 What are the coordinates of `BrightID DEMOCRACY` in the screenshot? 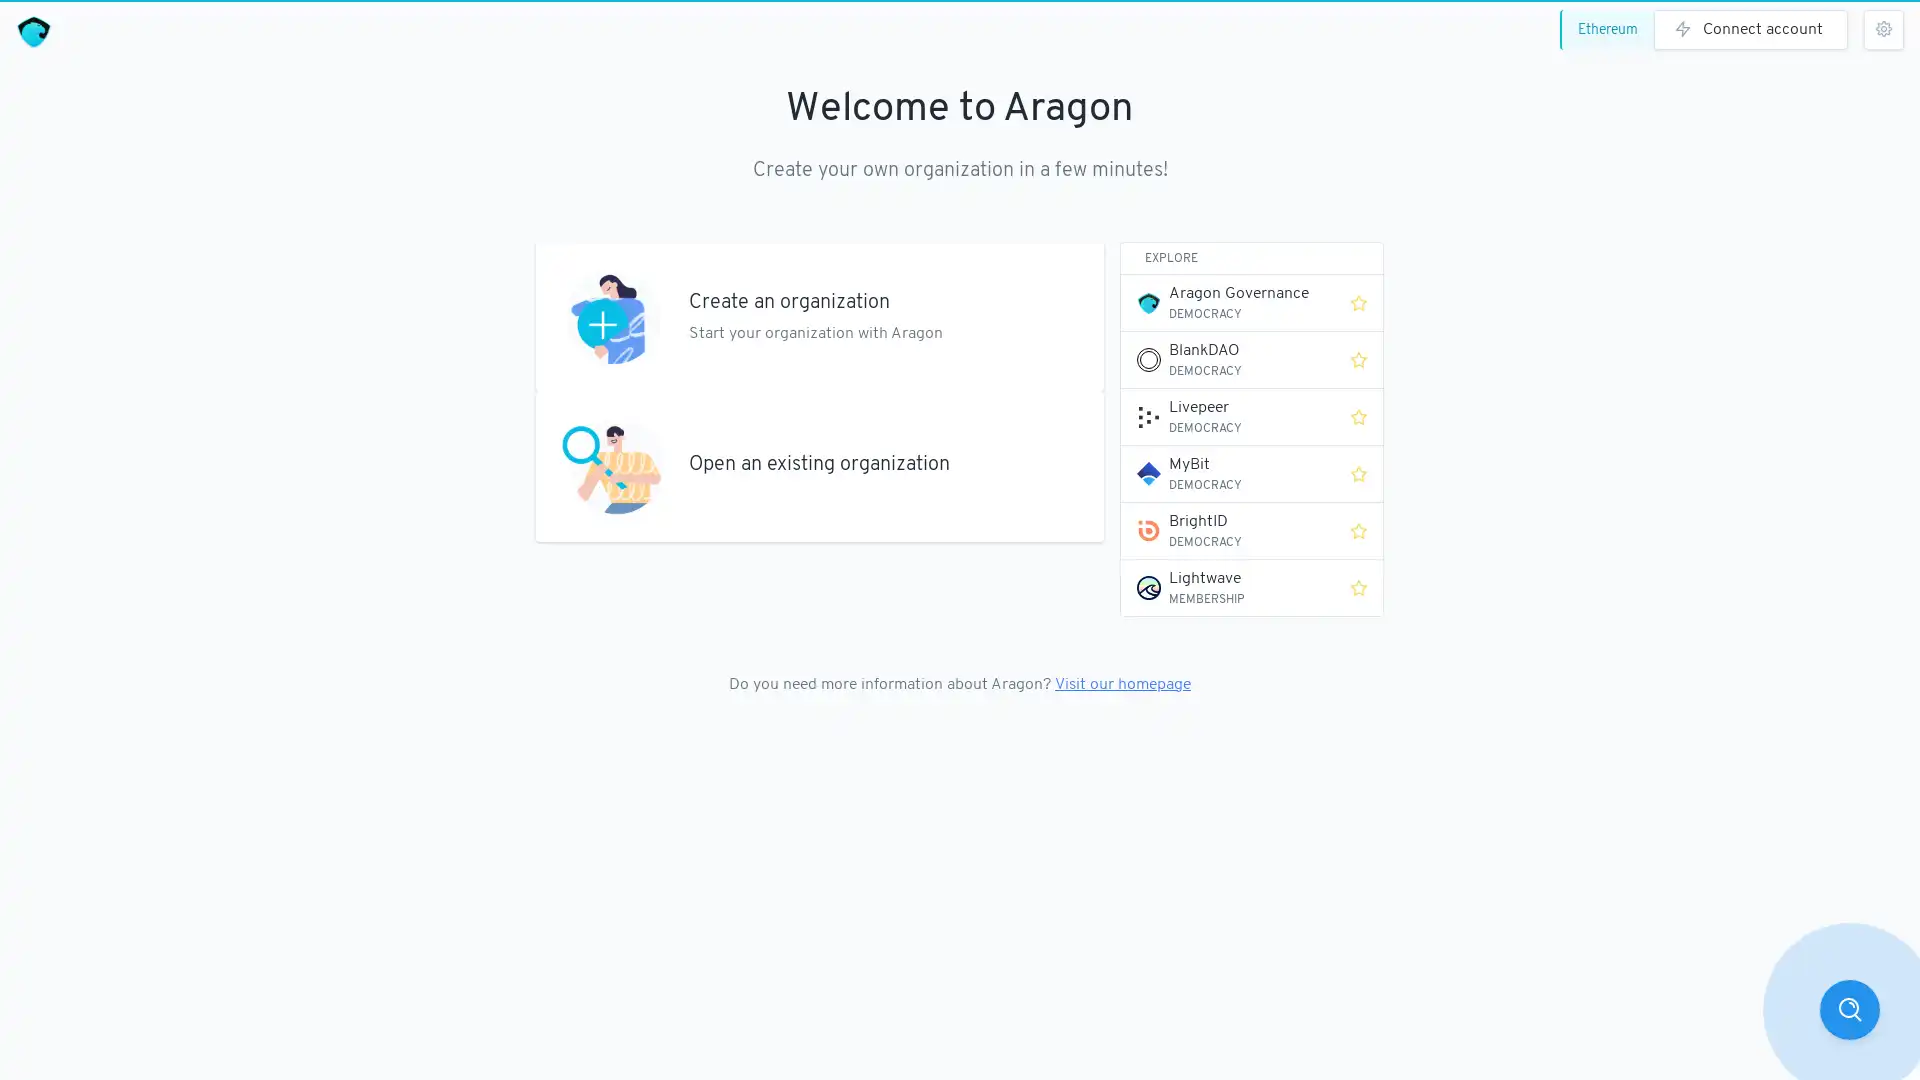 It's located at (1227, 530).